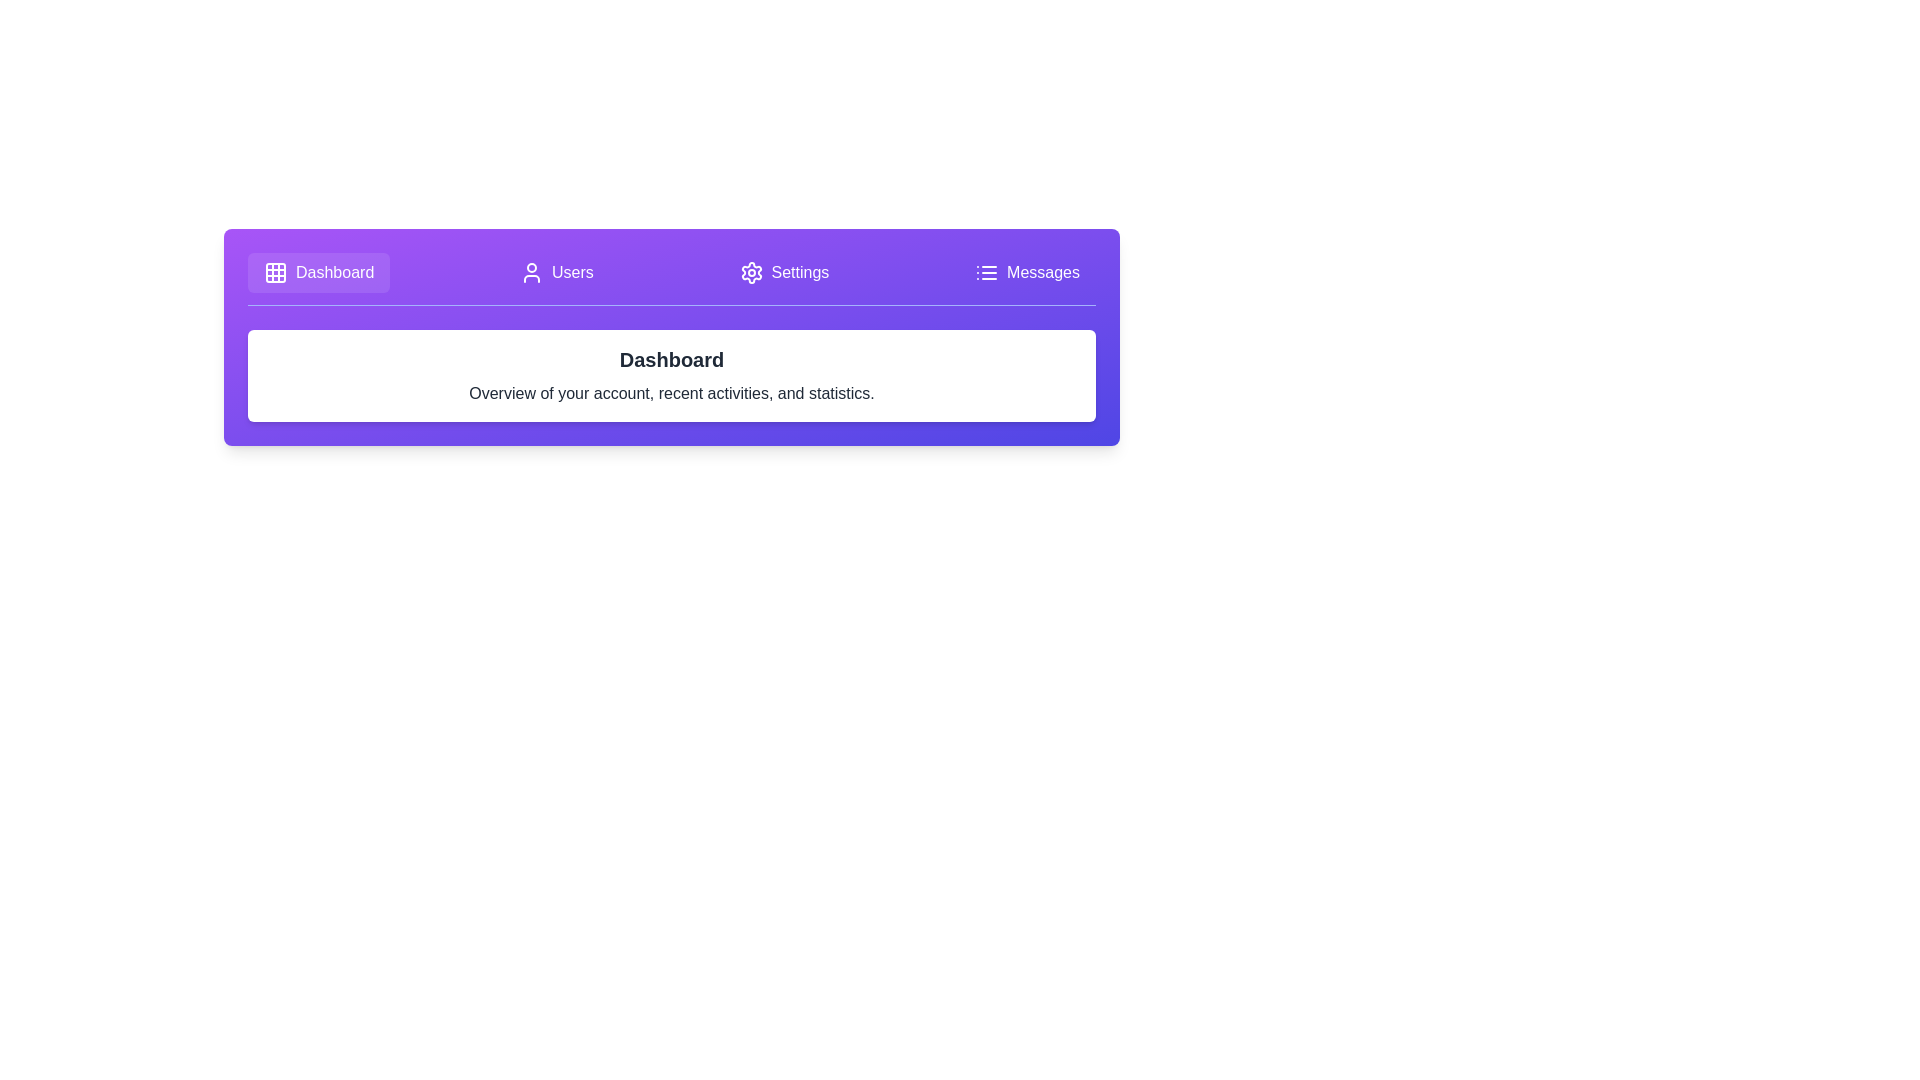 This screenshot has height=1080, width=1920. What do you see at coordinates (672, 375) in the screenshot?
I see `overview text from the centered multi-line text block that displays 'Dashboard' and its description about account activities` at bounding box center [672, 375].